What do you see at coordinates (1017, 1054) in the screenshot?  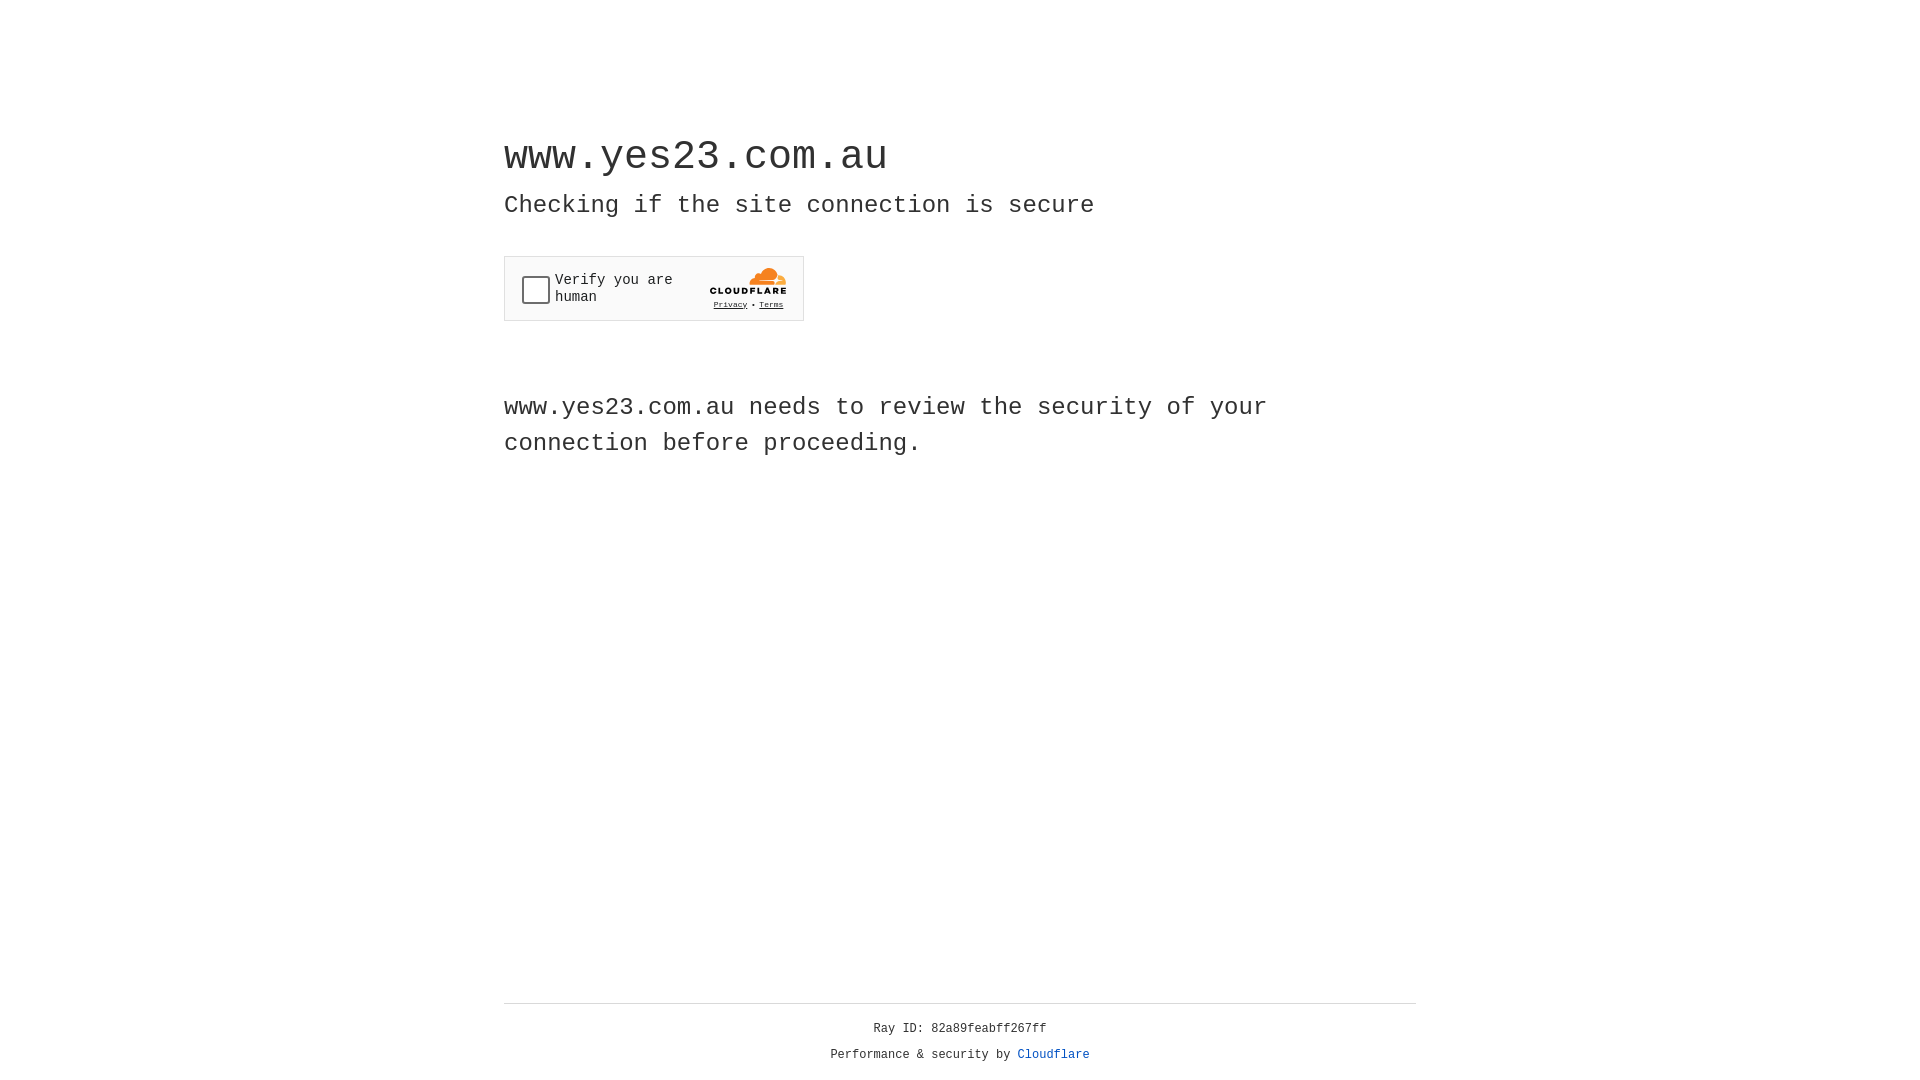 I see `'Cloudflare'` at bounding box center [1017, 1054].